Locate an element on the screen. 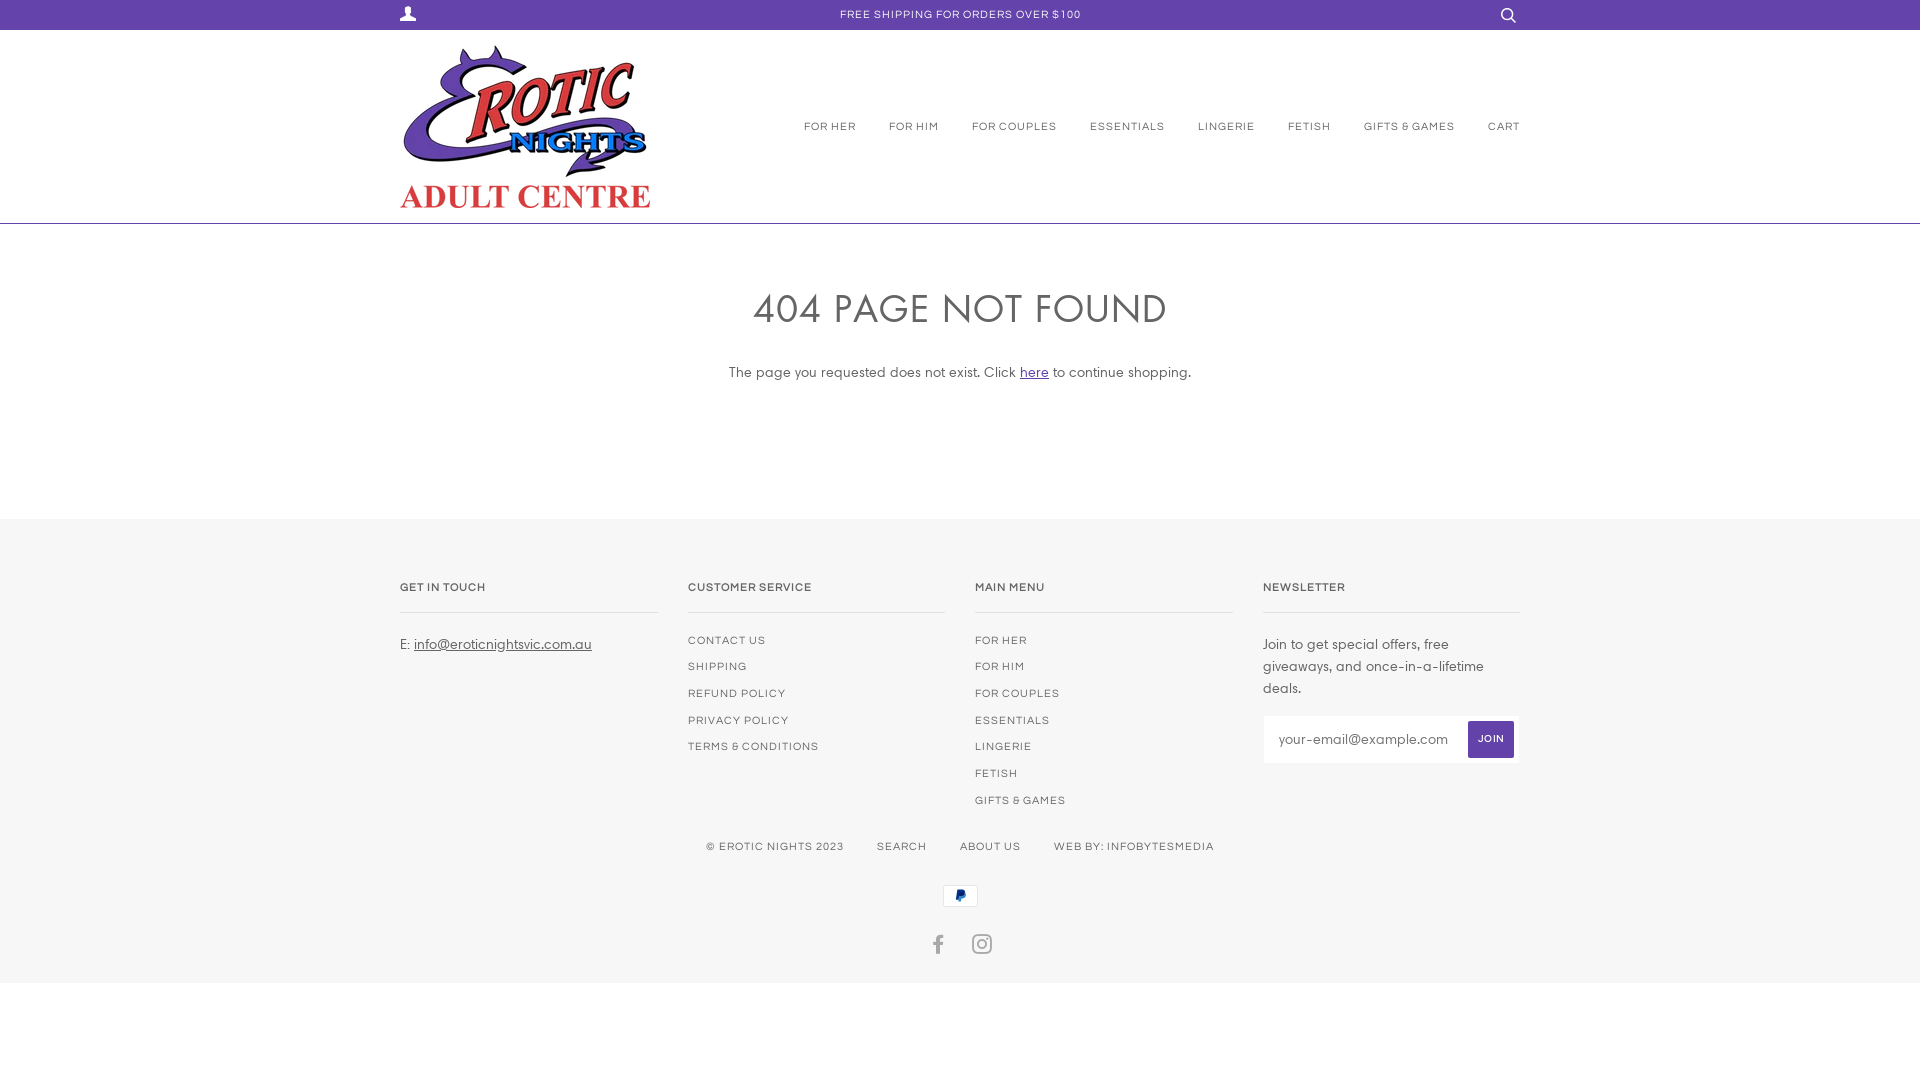 The width and height of the screenshot is (1920, 1080). 'FOR HER' is located at coordinates (1001, 640).